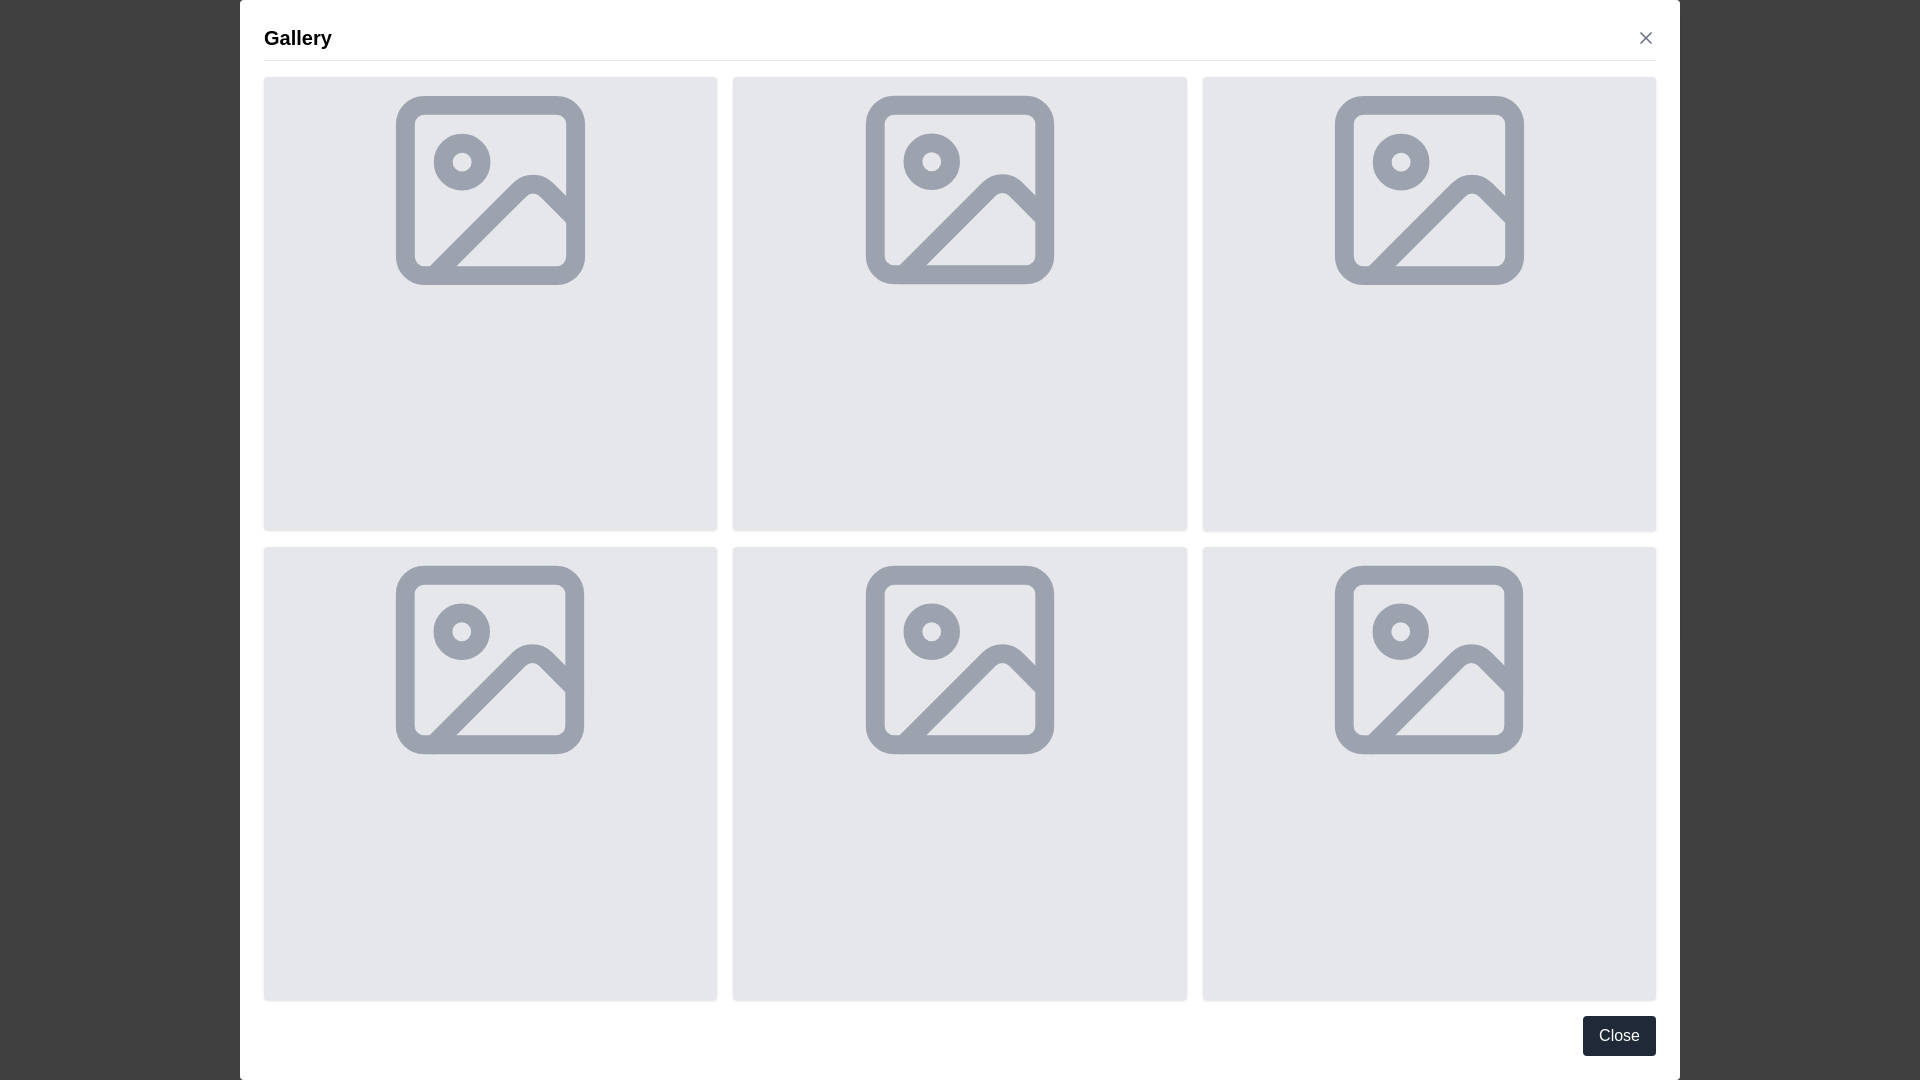 The height and width of the screenshot is (1080, 1920). Describe the element at coordinates (296, 38) in the screenshot. I see `header element displaying the text 'Gallery' in bold at the top-left corner of the grid interface` at that location.